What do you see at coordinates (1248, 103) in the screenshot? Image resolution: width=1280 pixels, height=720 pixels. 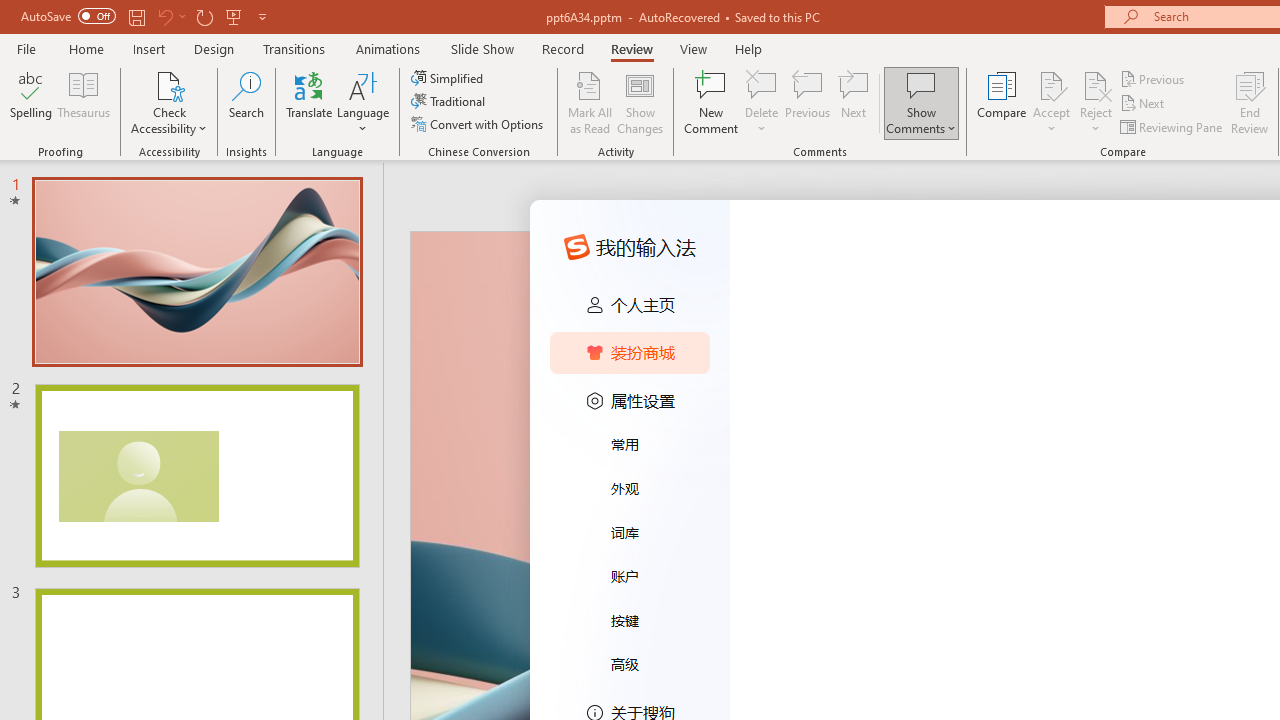 I see `'End Review'` at bounding box center [1248, 103].